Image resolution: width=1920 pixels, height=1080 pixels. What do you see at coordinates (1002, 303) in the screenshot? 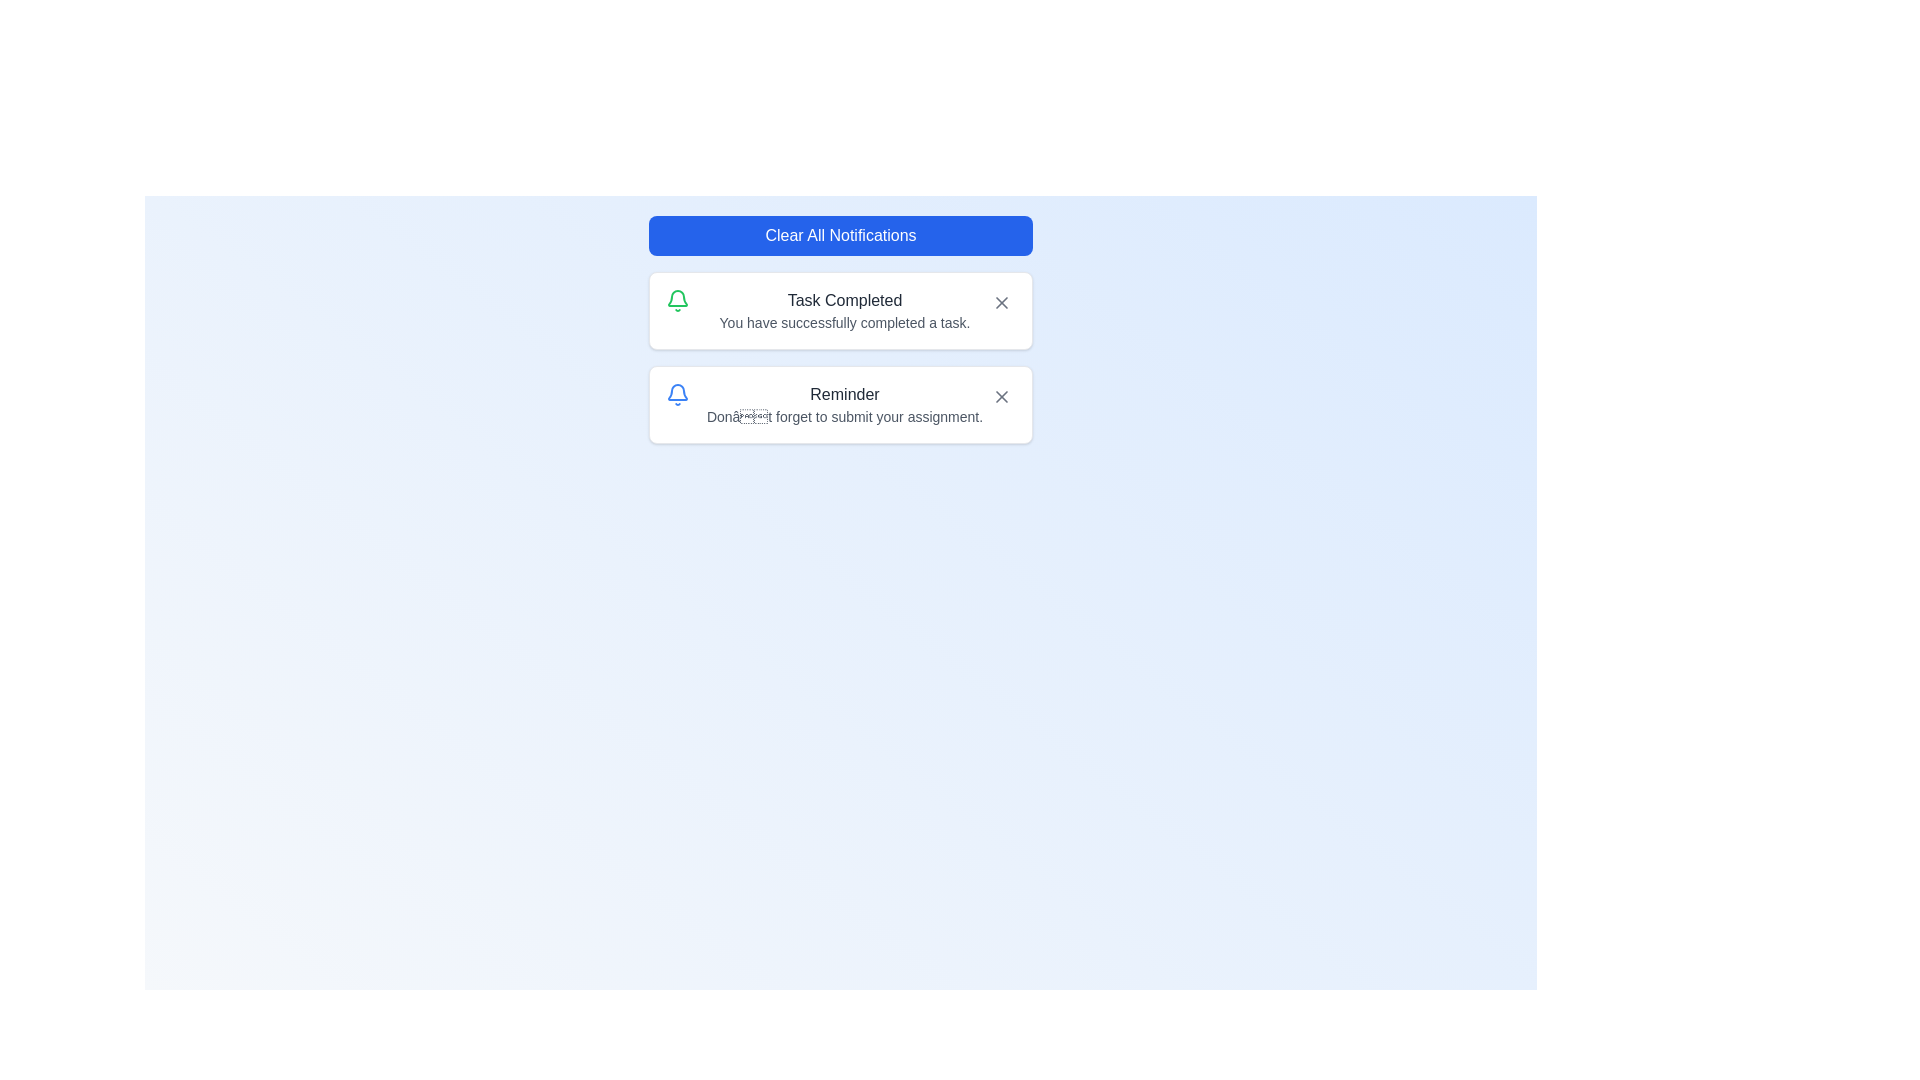
I see `the small circular button with a gray border and a dark 'X' icon inside it, located at the top right corner of the notification card` at bounding box center [1002, 303].